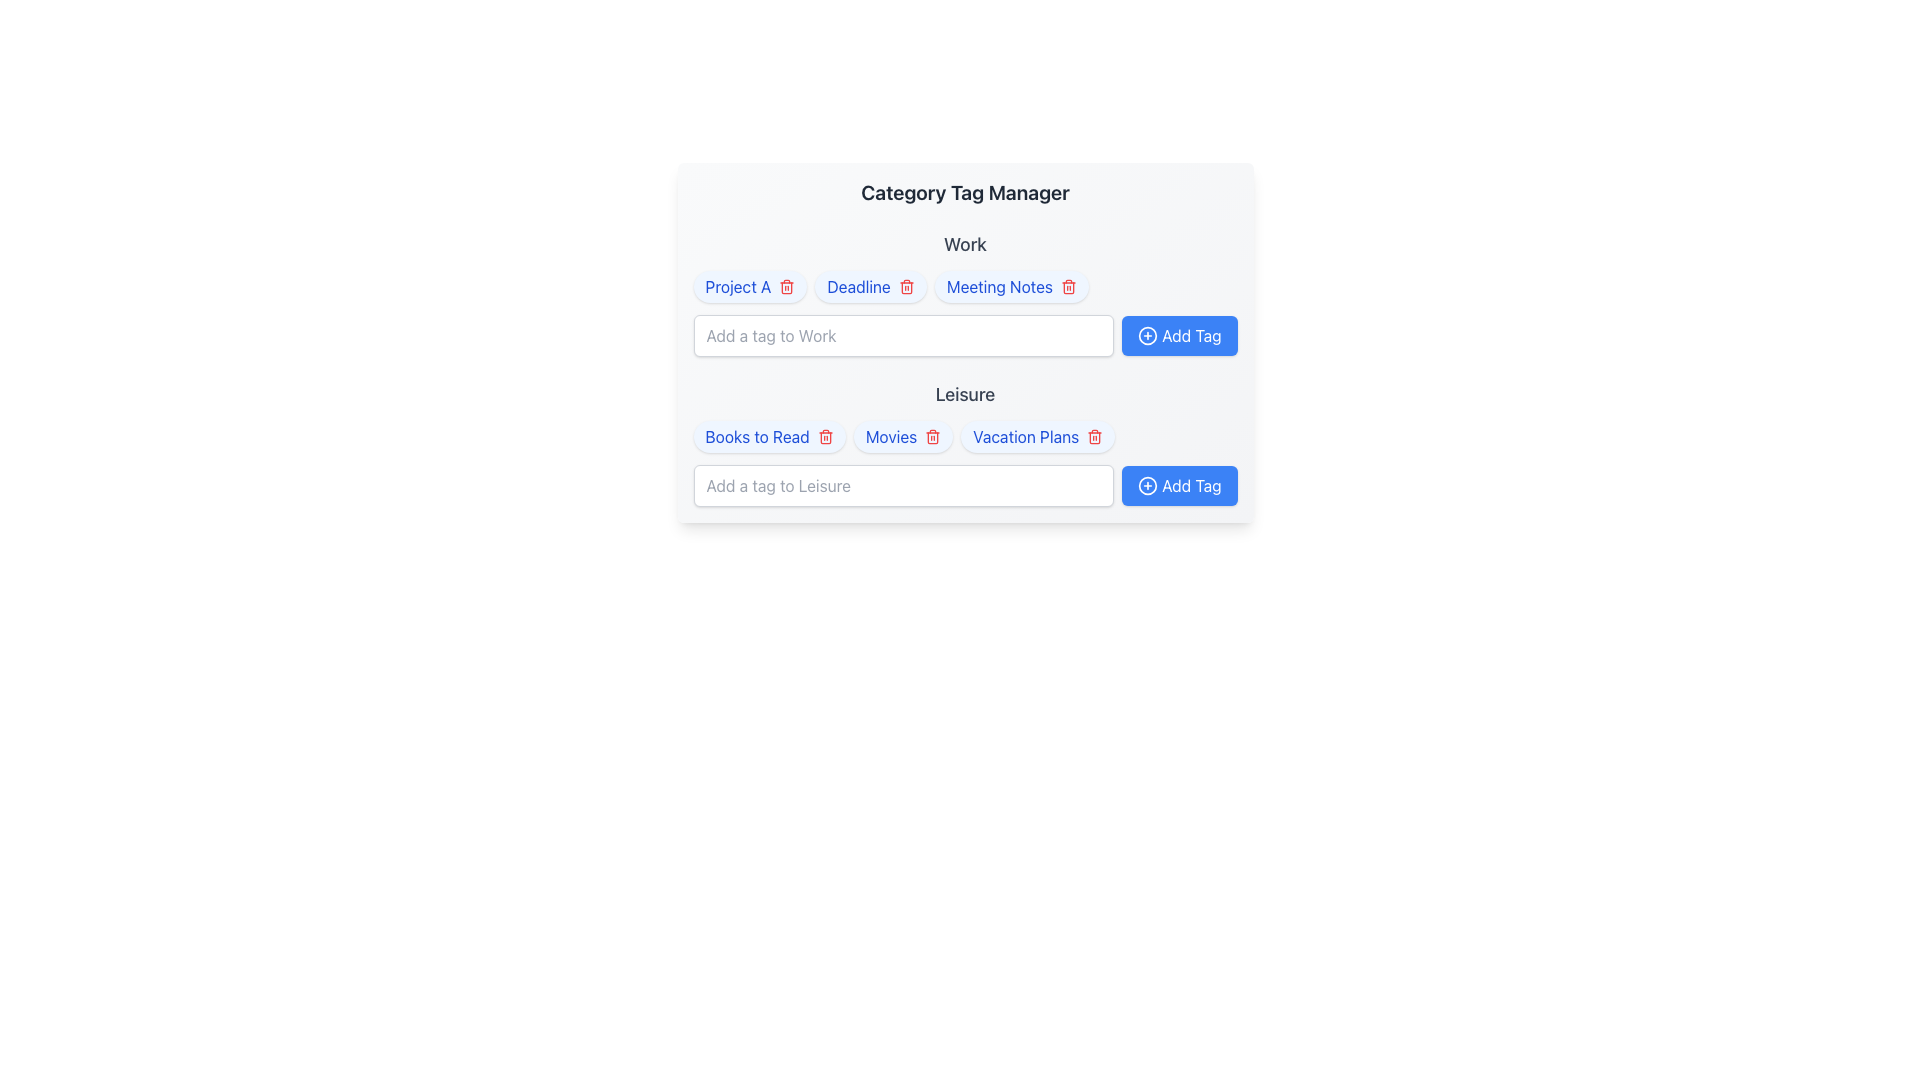 The image size is (1920, 1080). Describe the element at coordinates (999, 286) in the screenshot. I see `the 'Meeting Notes' text label in the 'Work' category` at that location.